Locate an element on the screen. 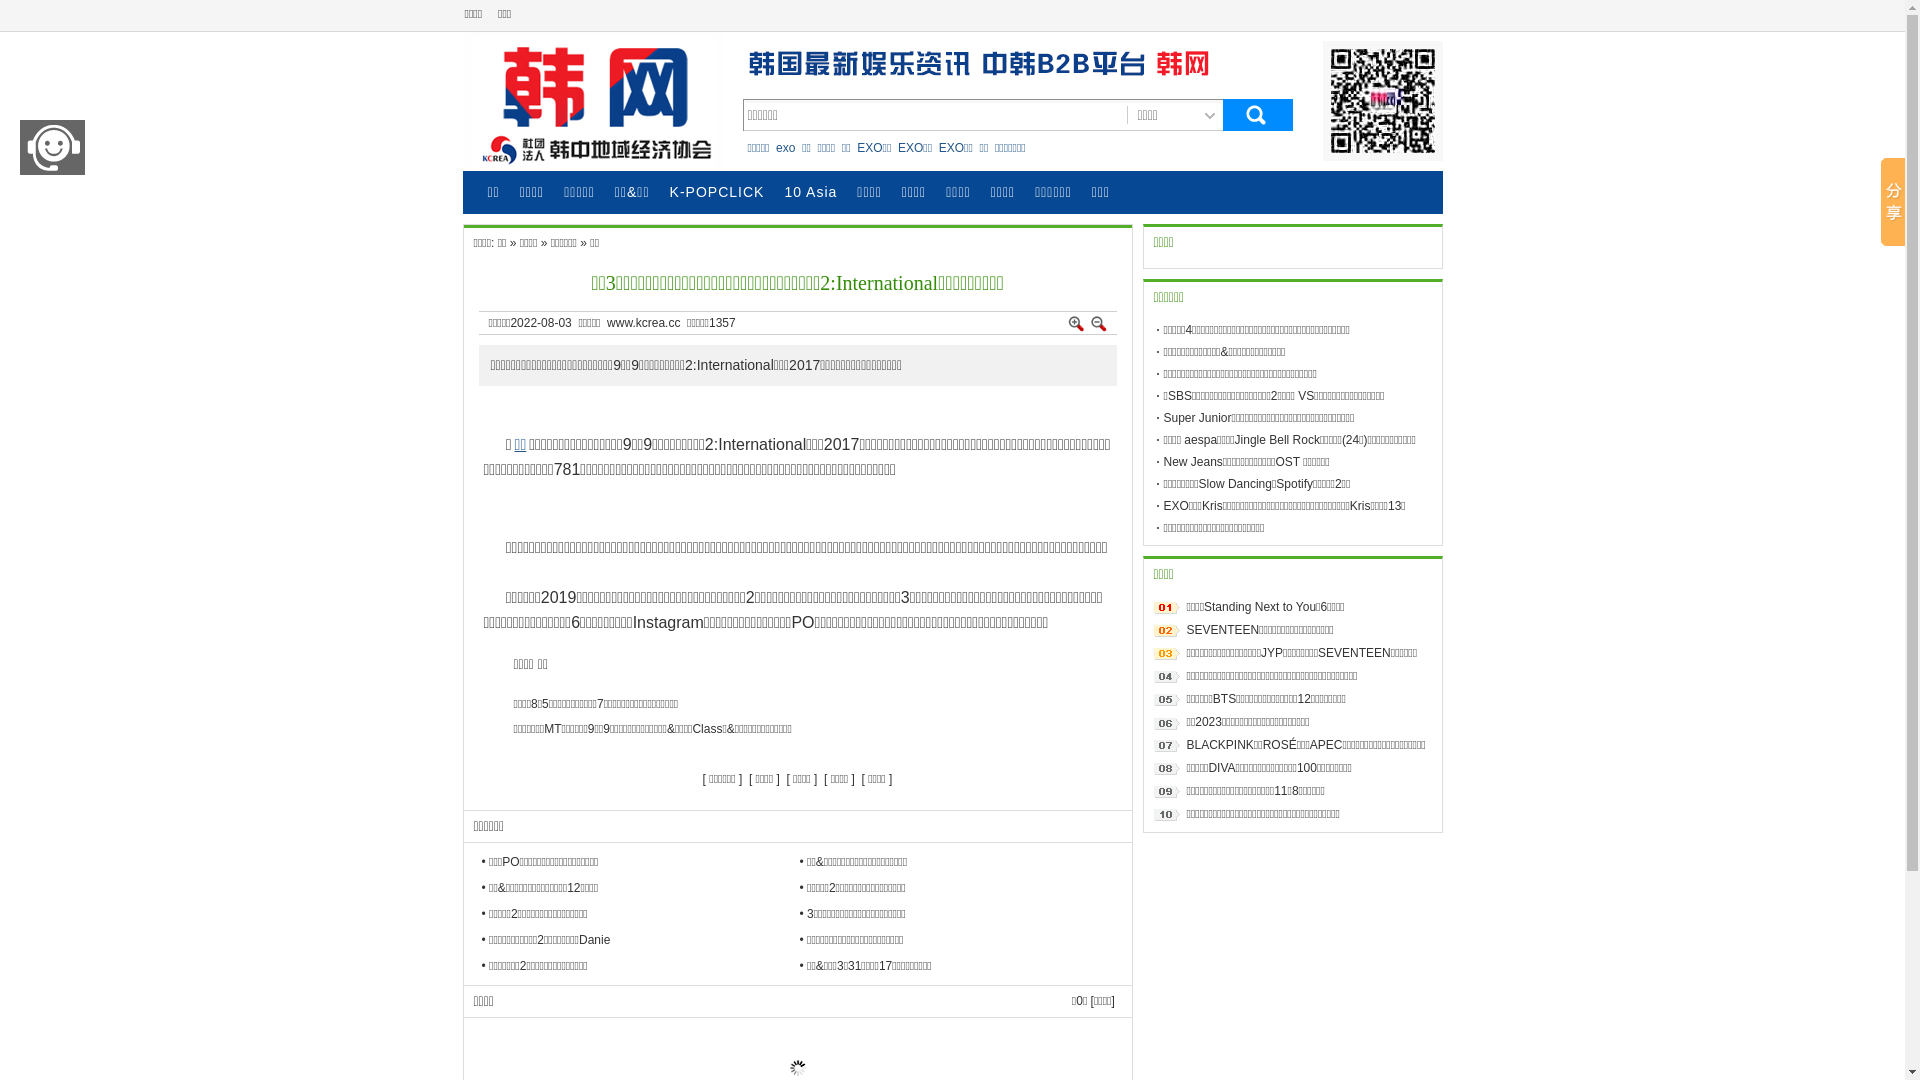 This screenshot has width=1920, height=1080. 'exo' is located at coordinates (784, 145).